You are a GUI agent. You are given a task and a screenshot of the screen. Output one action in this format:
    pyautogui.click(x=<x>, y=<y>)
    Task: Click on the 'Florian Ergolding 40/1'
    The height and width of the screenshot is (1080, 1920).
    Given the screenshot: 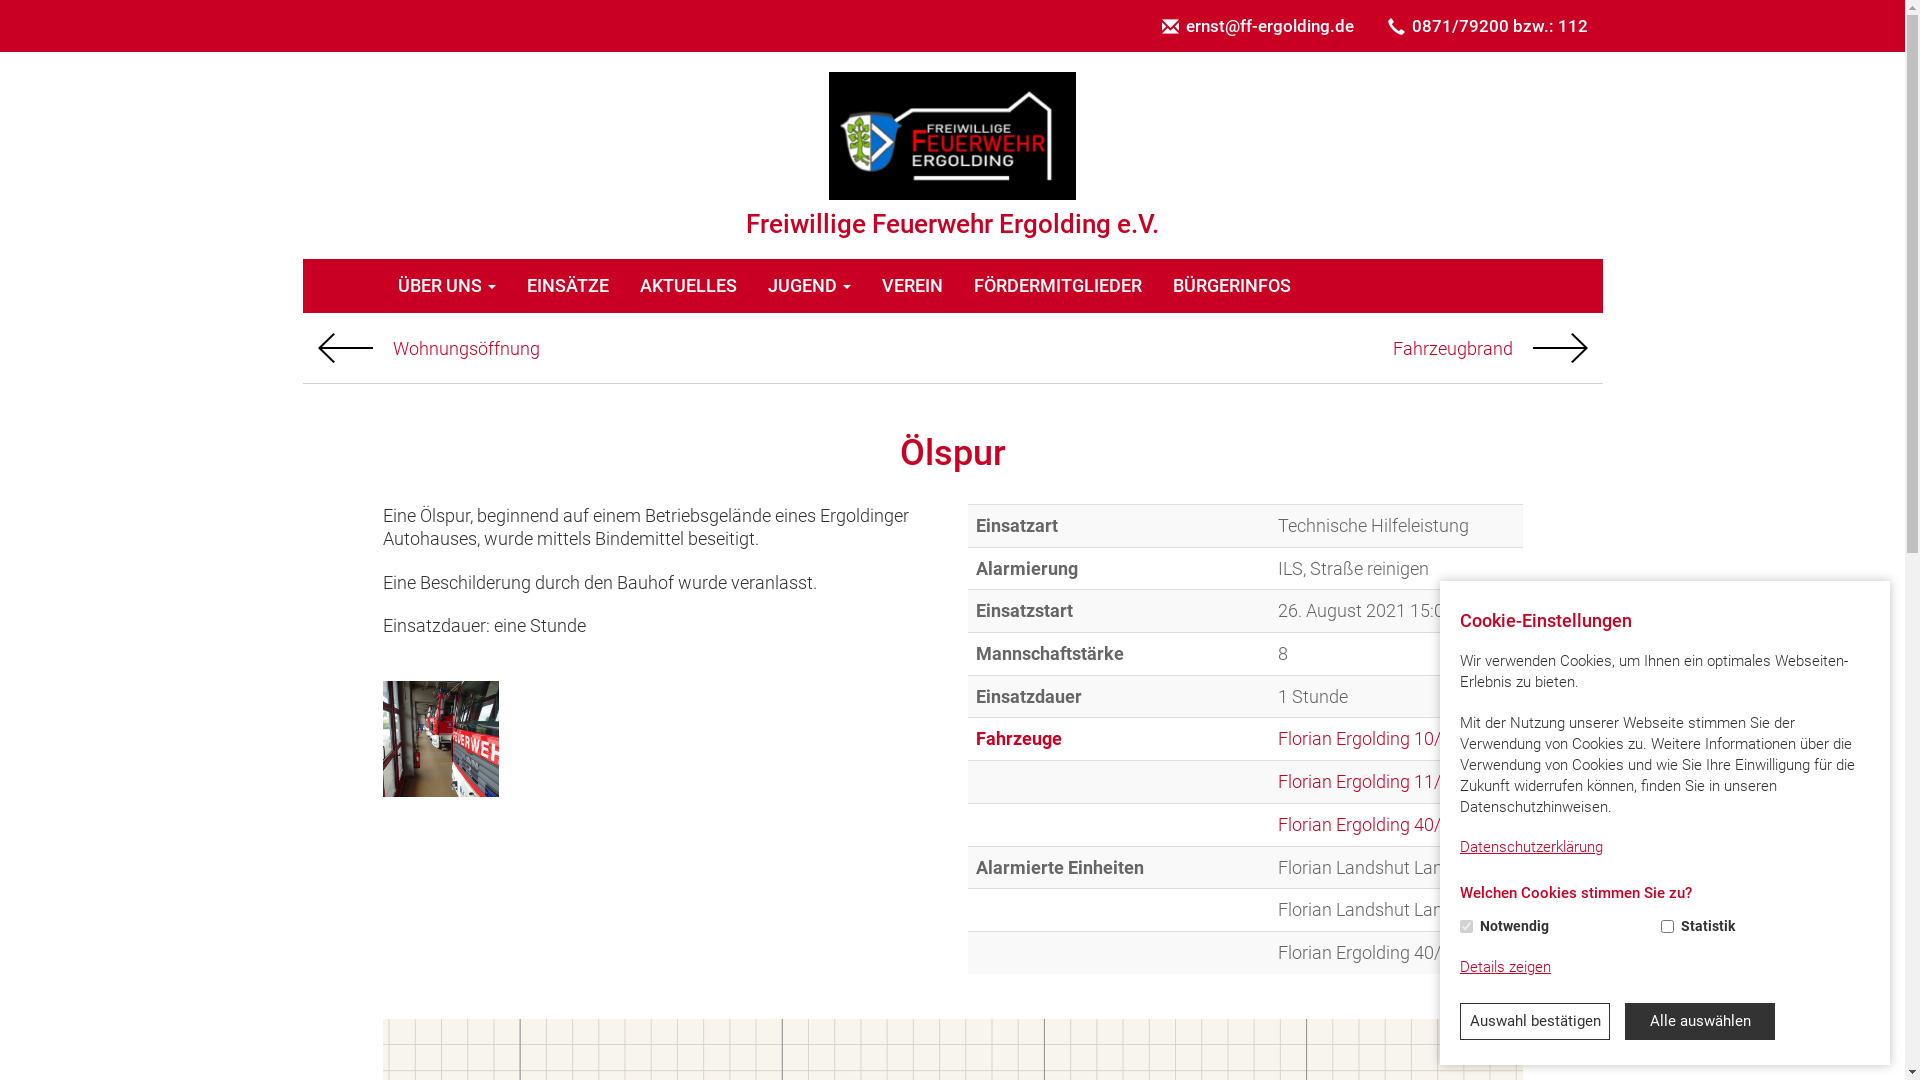 What is the action you would take?
    pyautogui.click(x=1363, y=824)
    